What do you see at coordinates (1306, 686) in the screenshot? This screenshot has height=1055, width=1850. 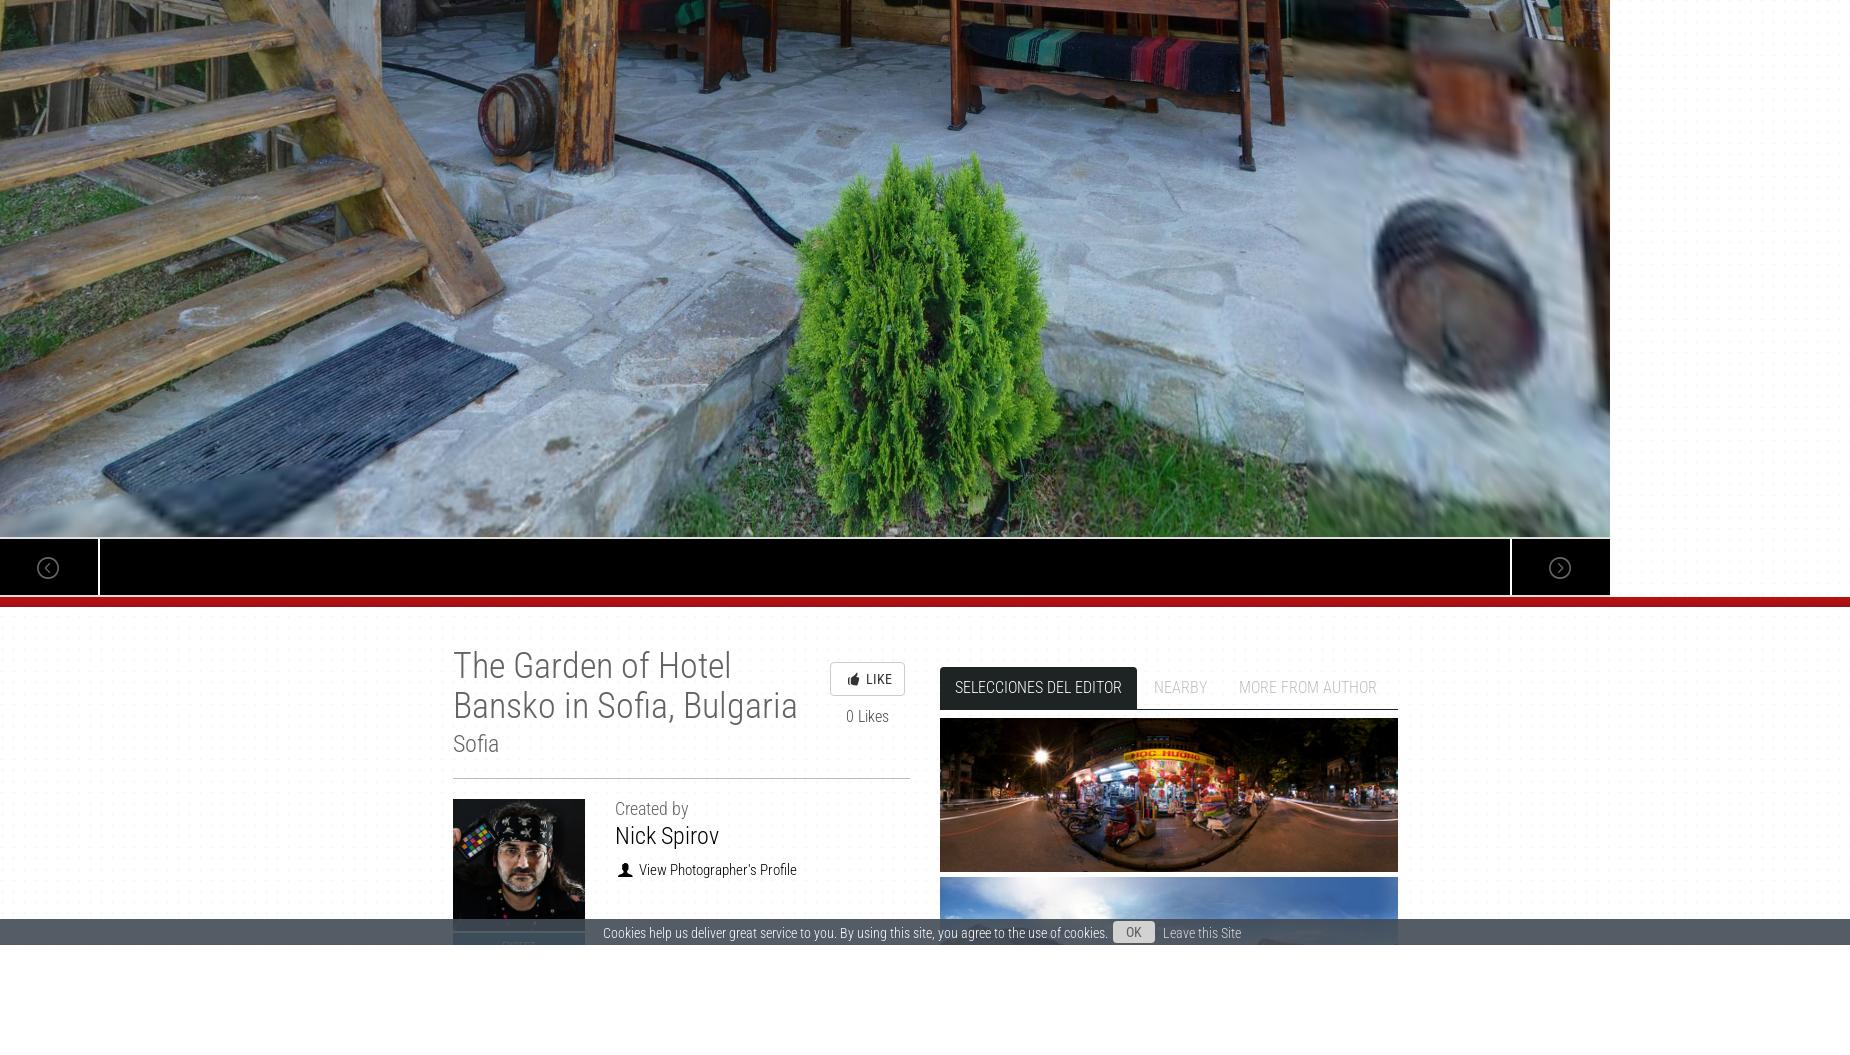 I see `'More from author'` at bounding box center [1306, 686].